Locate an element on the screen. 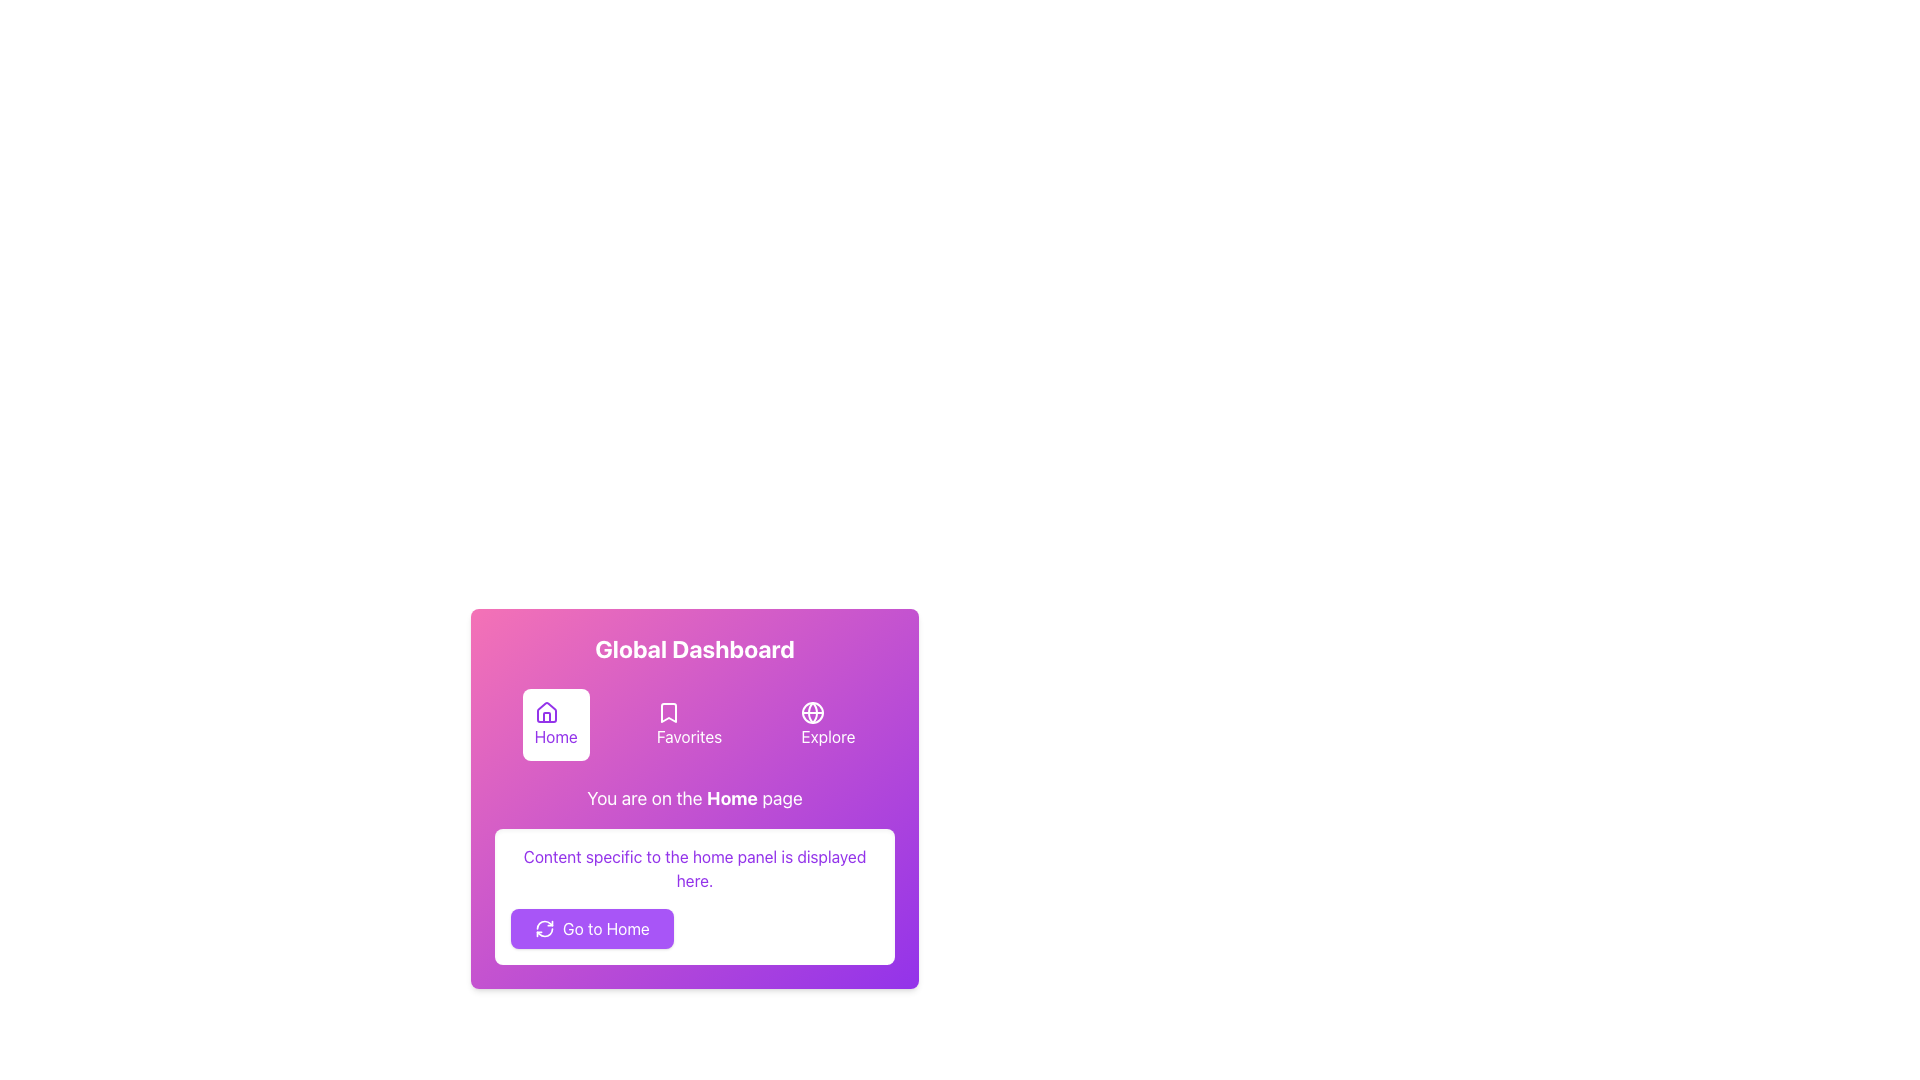 The image size is (1920, 1080). the bookmark-shaped icon with a thin outline located above the 'Favorites' label in the middle section of the horizontal row containing Home, Favorites, and Explore is located at coordinates (668, 712).